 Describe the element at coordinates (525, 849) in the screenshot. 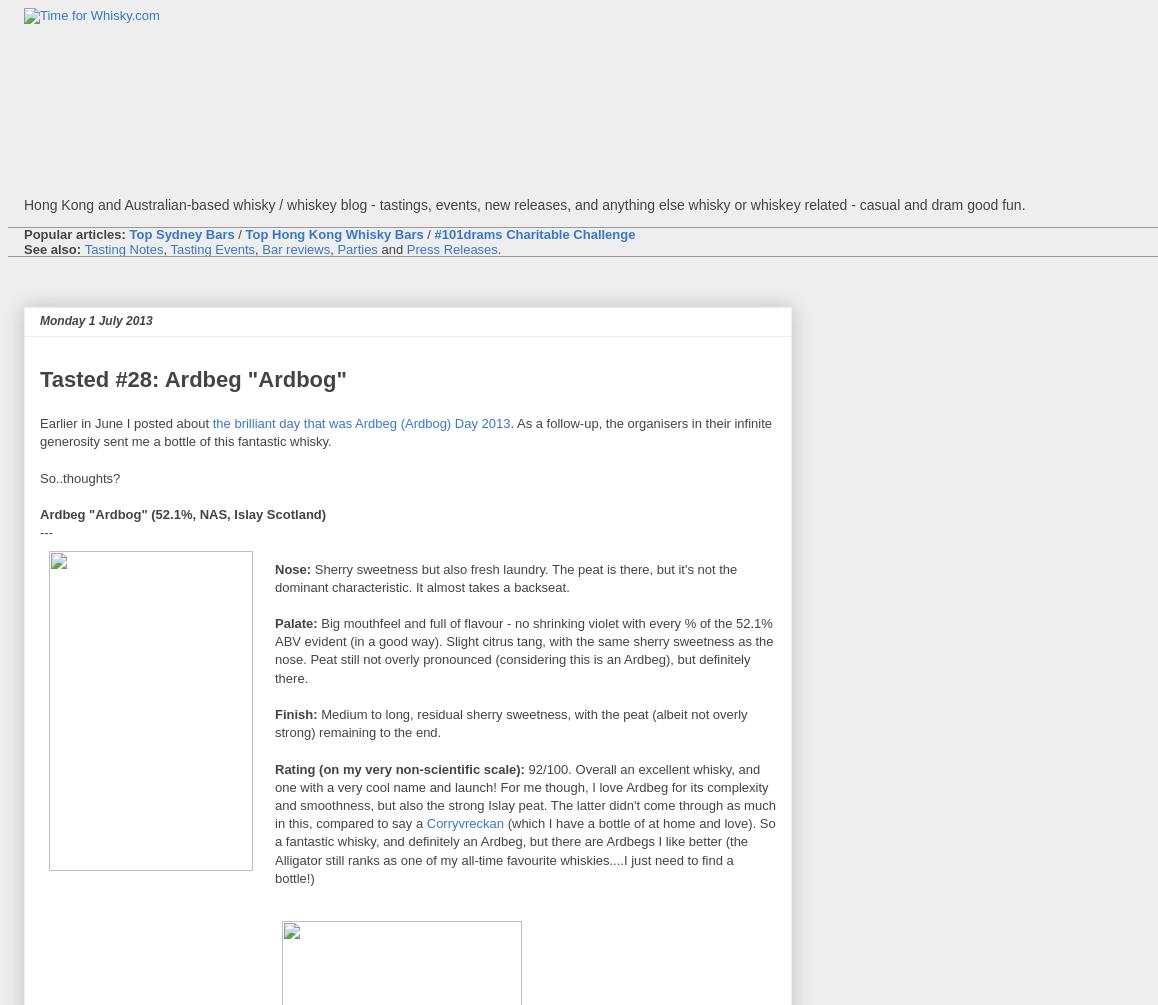

I see `'(which I have a bottle of at home and love). So a fantastic whisky, and definitely an Ardbeg, but there are Ardbegs I like better (the Alligator still ranks as one of my all-time favourite whiskies....I just need to find a bottle!)'` at that location.